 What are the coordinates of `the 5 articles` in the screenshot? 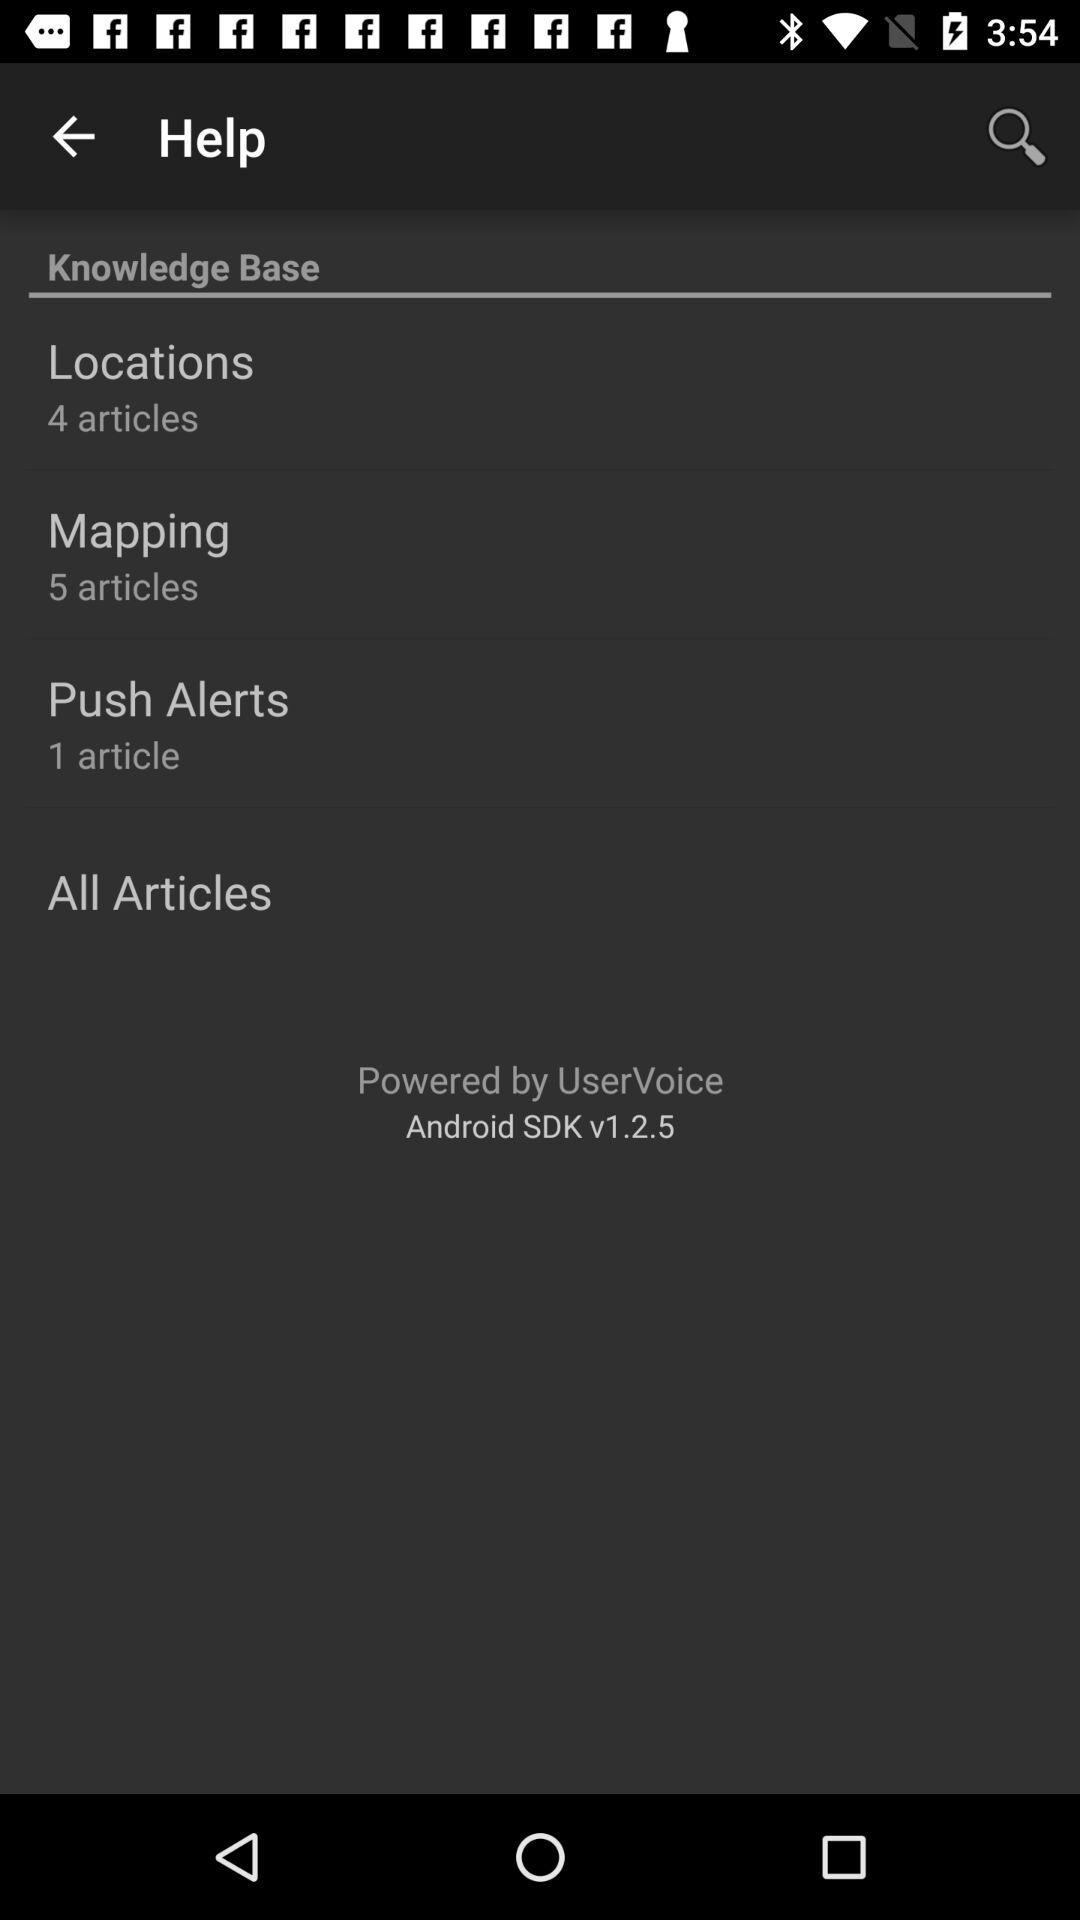 It's located at (123, 584).